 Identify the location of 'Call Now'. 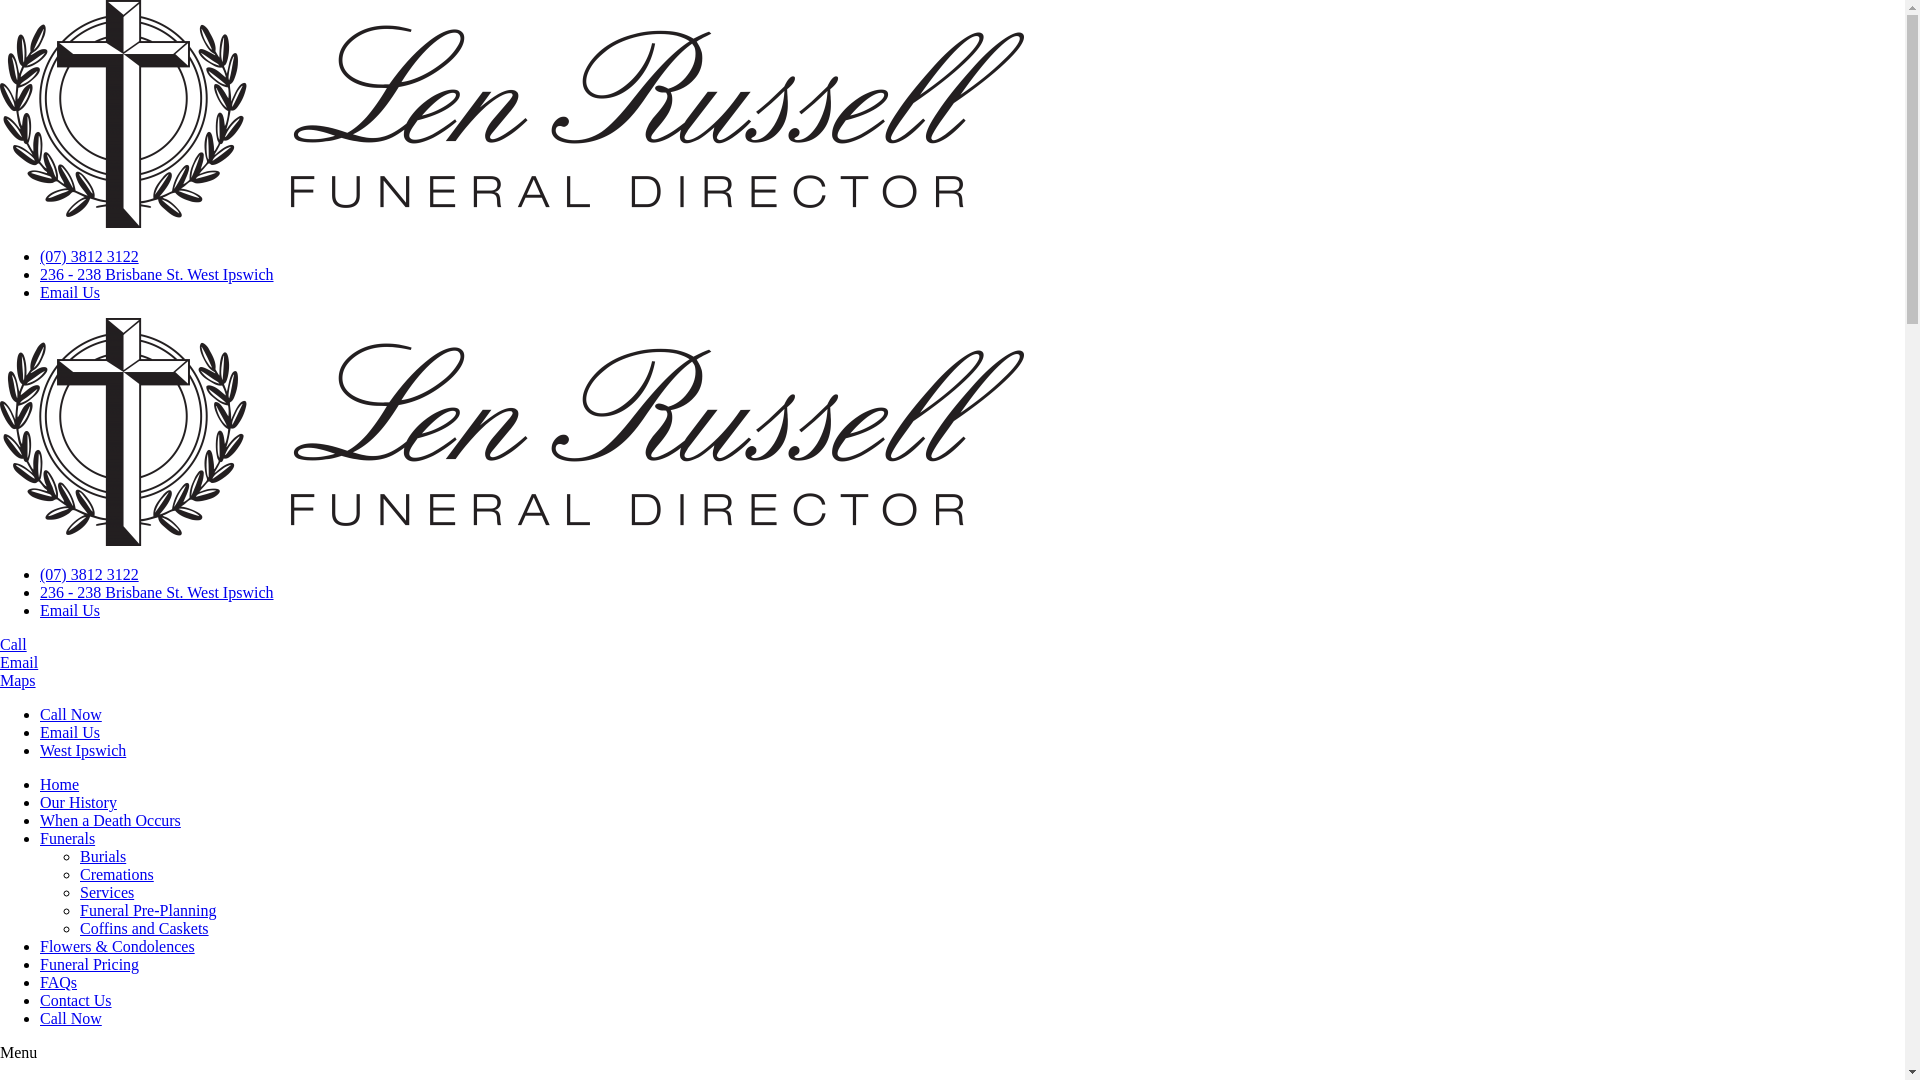
(71, 713).